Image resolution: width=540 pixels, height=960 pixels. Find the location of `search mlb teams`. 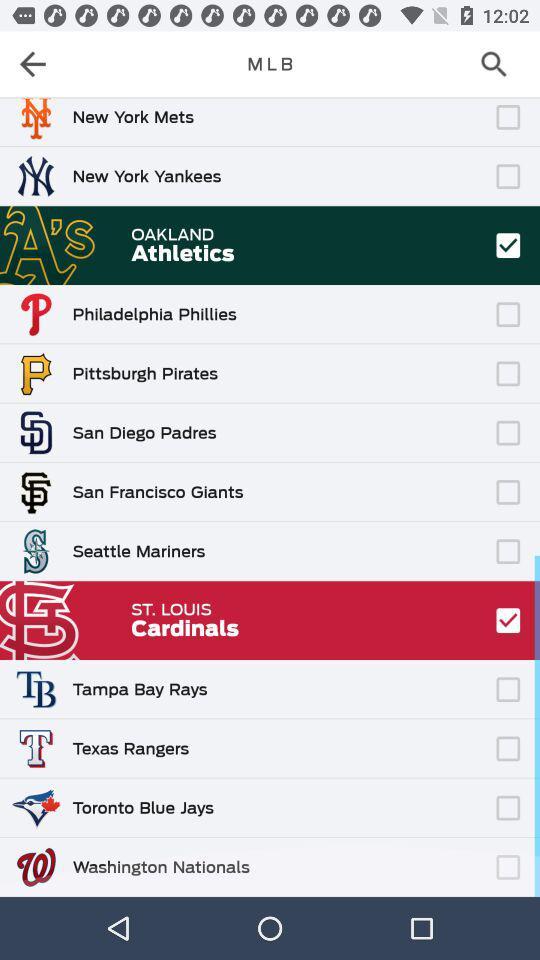

search mlb teams is located at coordinates (499, 64).